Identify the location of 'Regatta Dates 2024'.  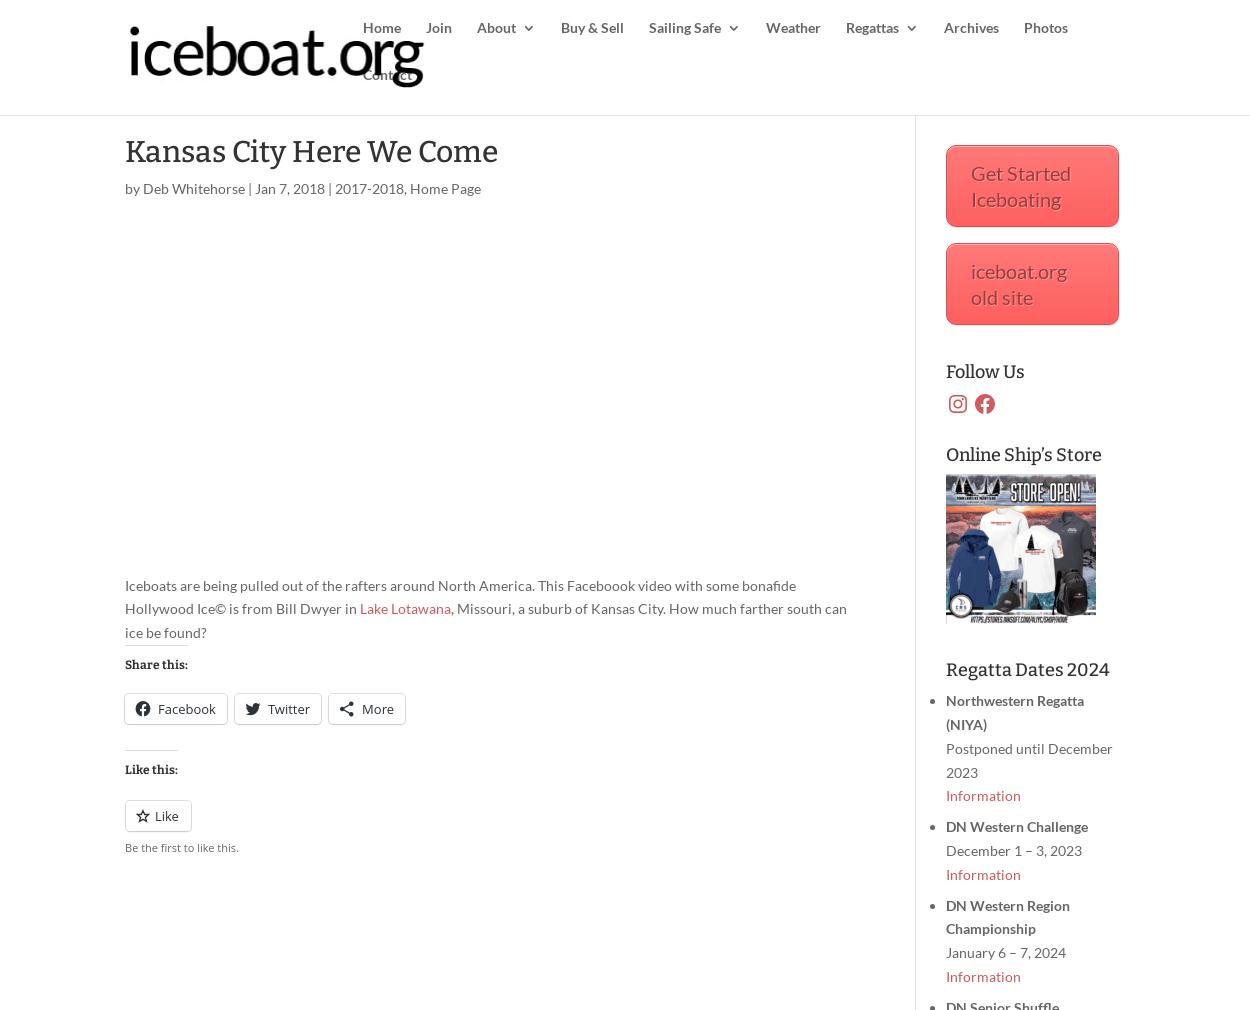
(945, 669).